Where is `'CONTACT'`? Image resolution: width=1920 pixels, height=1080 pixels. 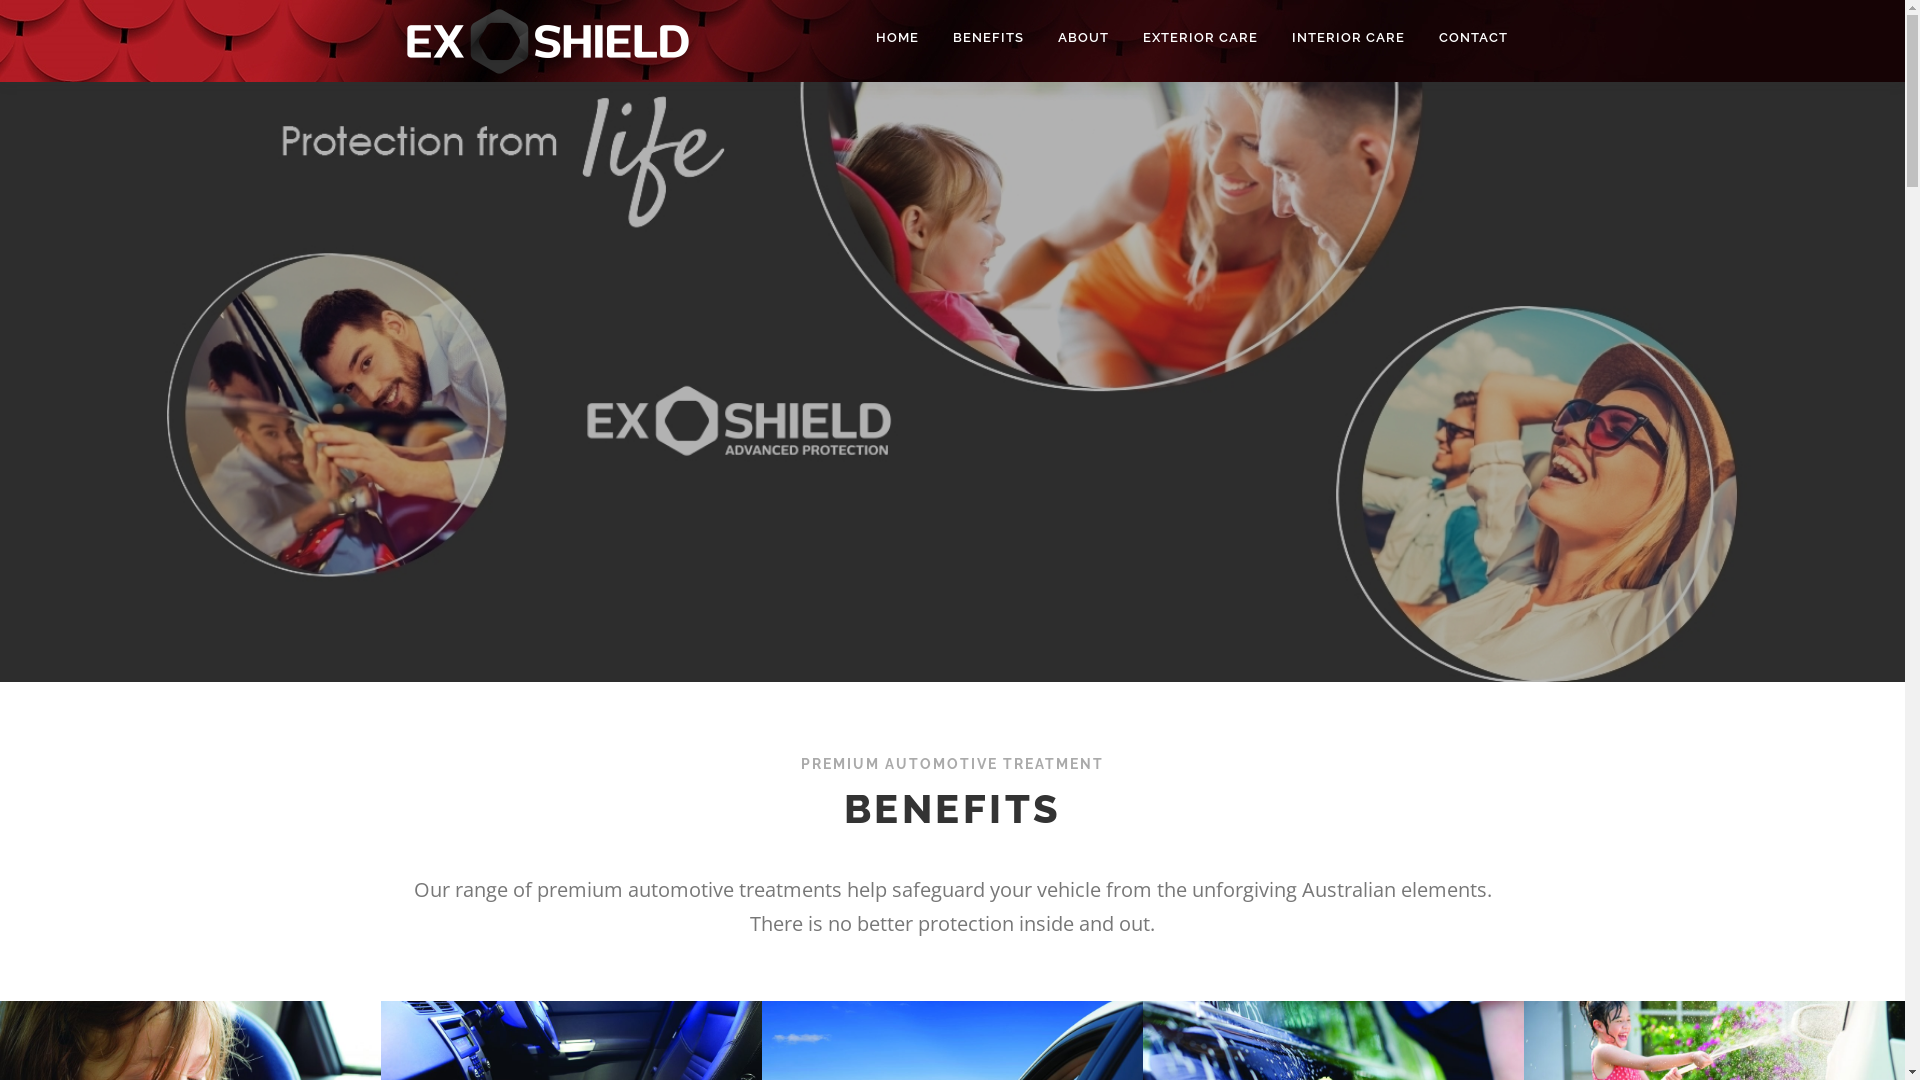 'CONTACT' is located at coordinates (1464, 37).